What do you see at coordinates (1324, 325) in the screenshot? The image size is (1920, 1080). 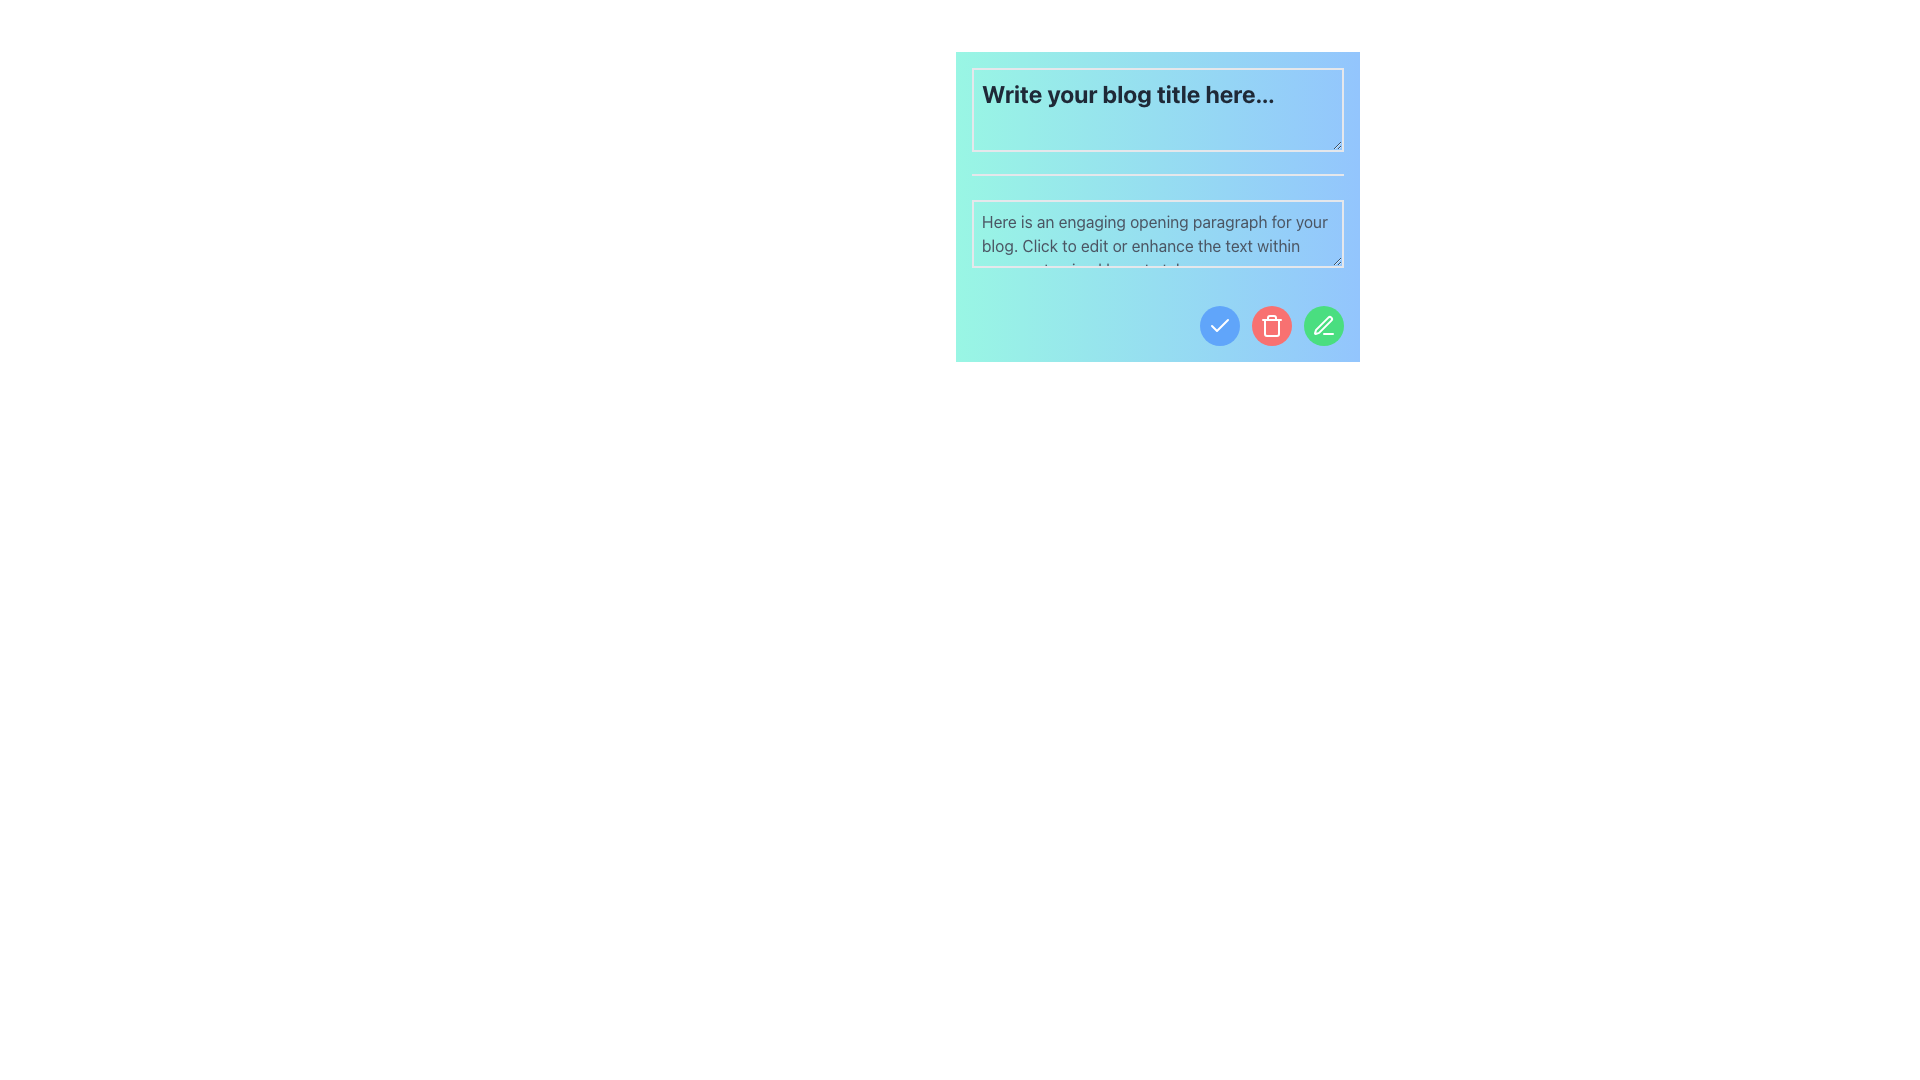 I see `the 'edit' button located at the center of the rightmost action button below the text fields in the panel` at bounding box center [1324, 325].